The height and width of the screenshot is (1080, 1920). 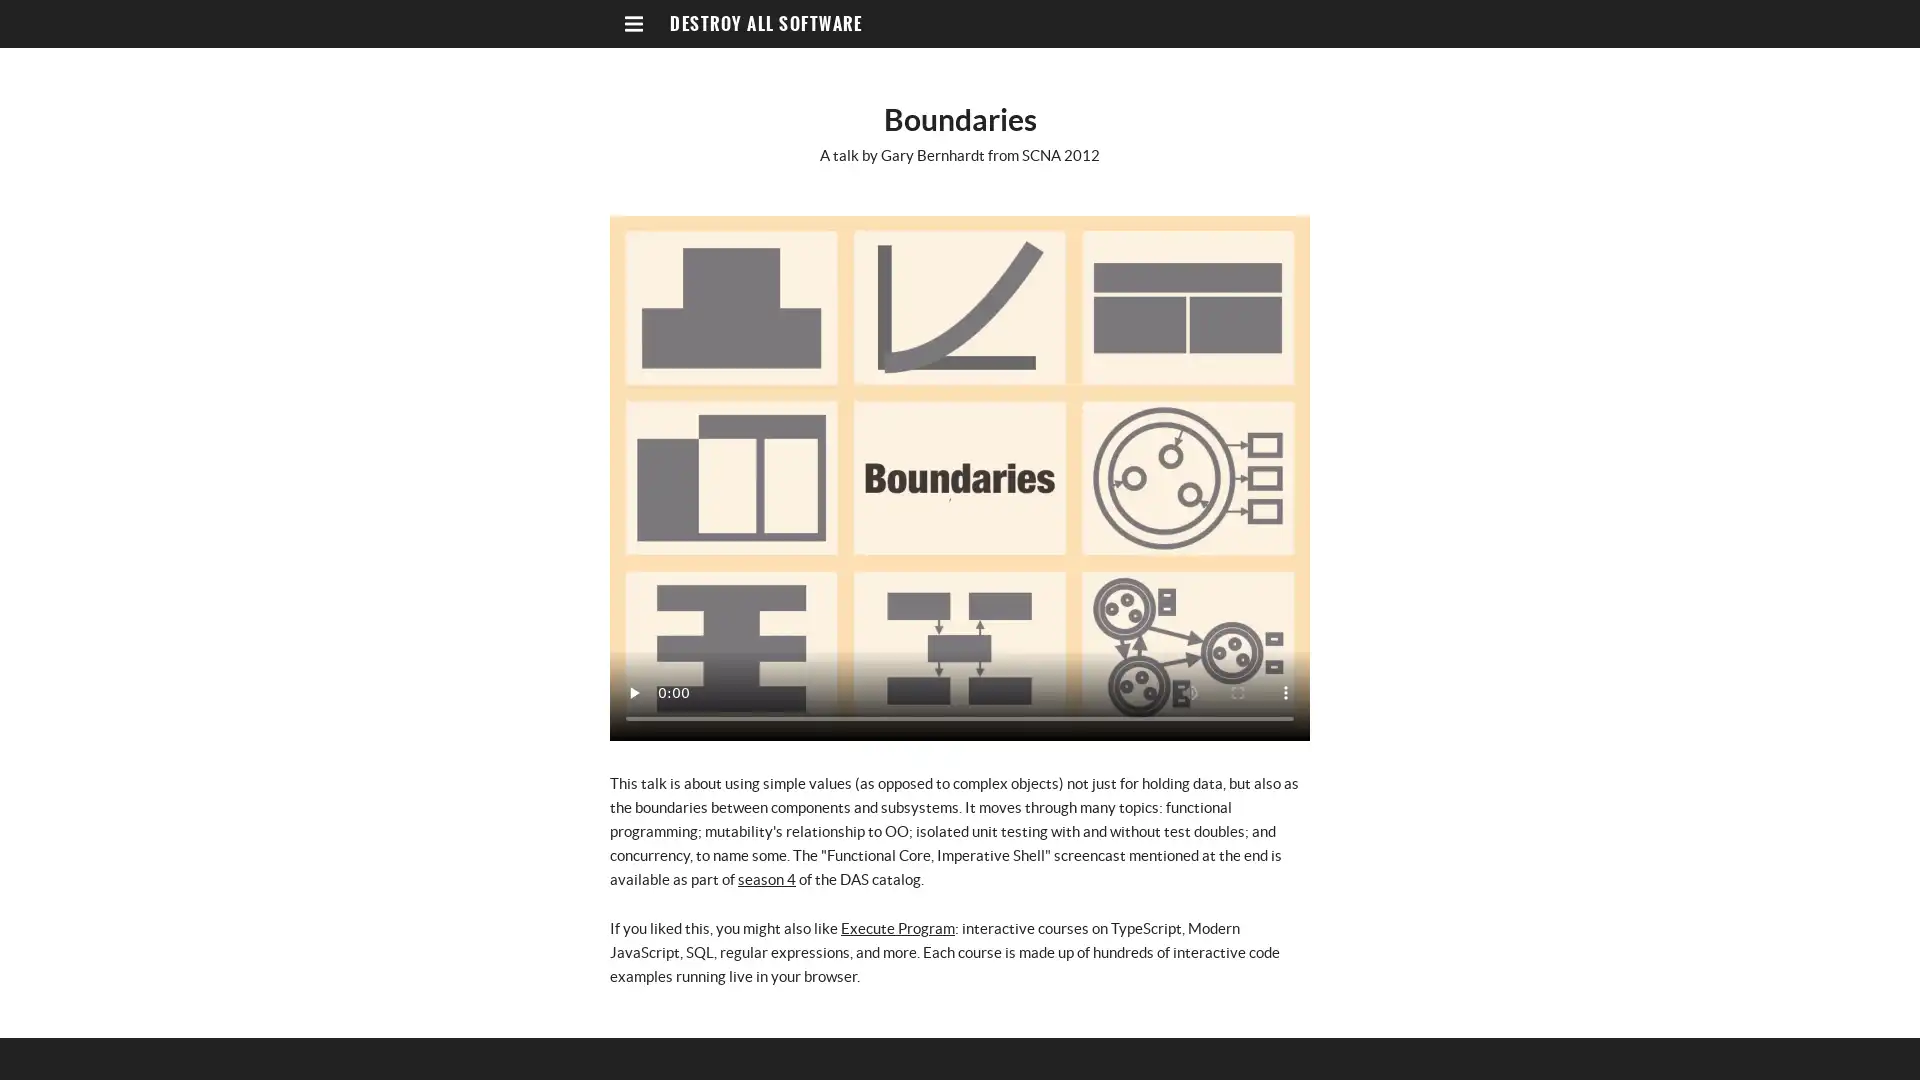 What do you see at coordinates (1237, 692) in the screenshot?
I see `enter full screen` at bounding box center [1237, 692].